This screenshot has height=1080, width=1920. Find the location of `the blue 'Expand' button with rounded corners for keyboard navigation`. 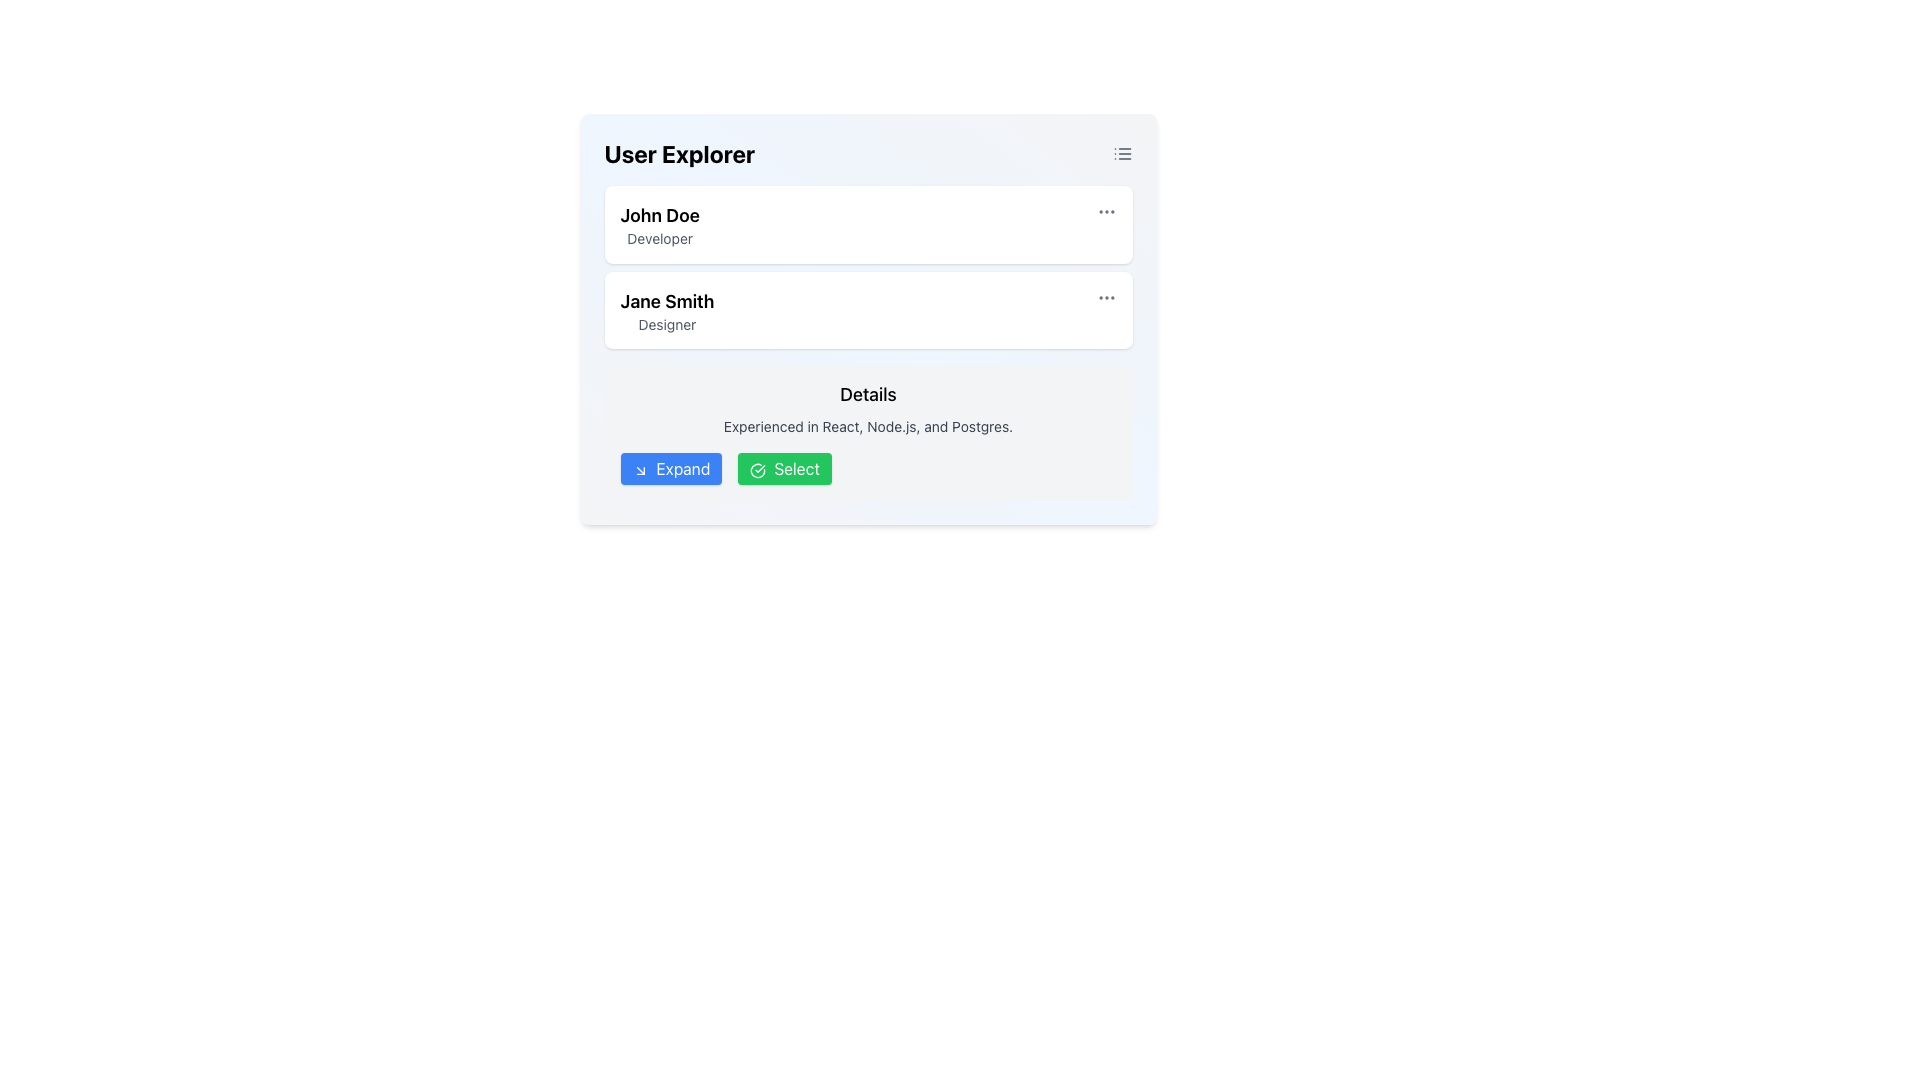

the blue 'Expand' button with rounded corners for keyboard navigation is located at coordinates (671, 469).